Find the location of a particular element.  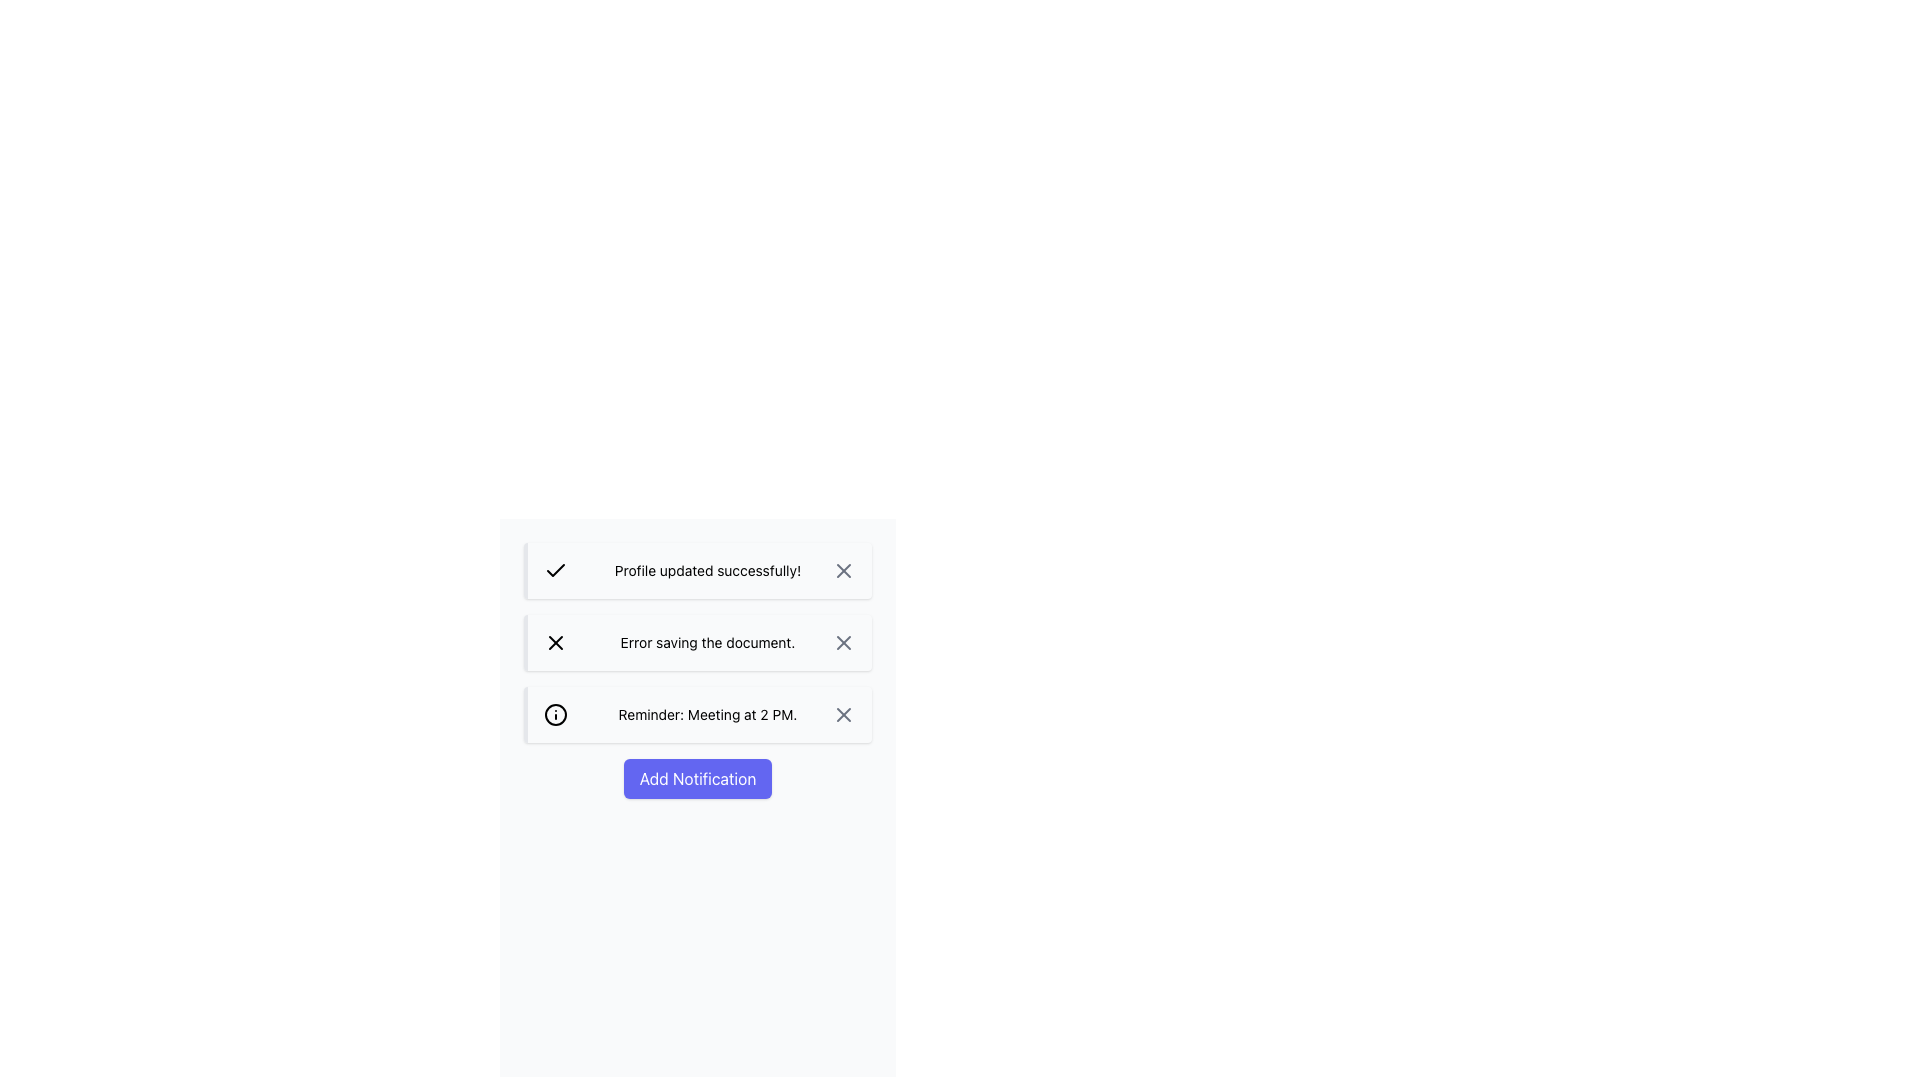

the cancel icon located to the left of the notification reading 'Error saving the document.' is located at coordinates (556, 643).